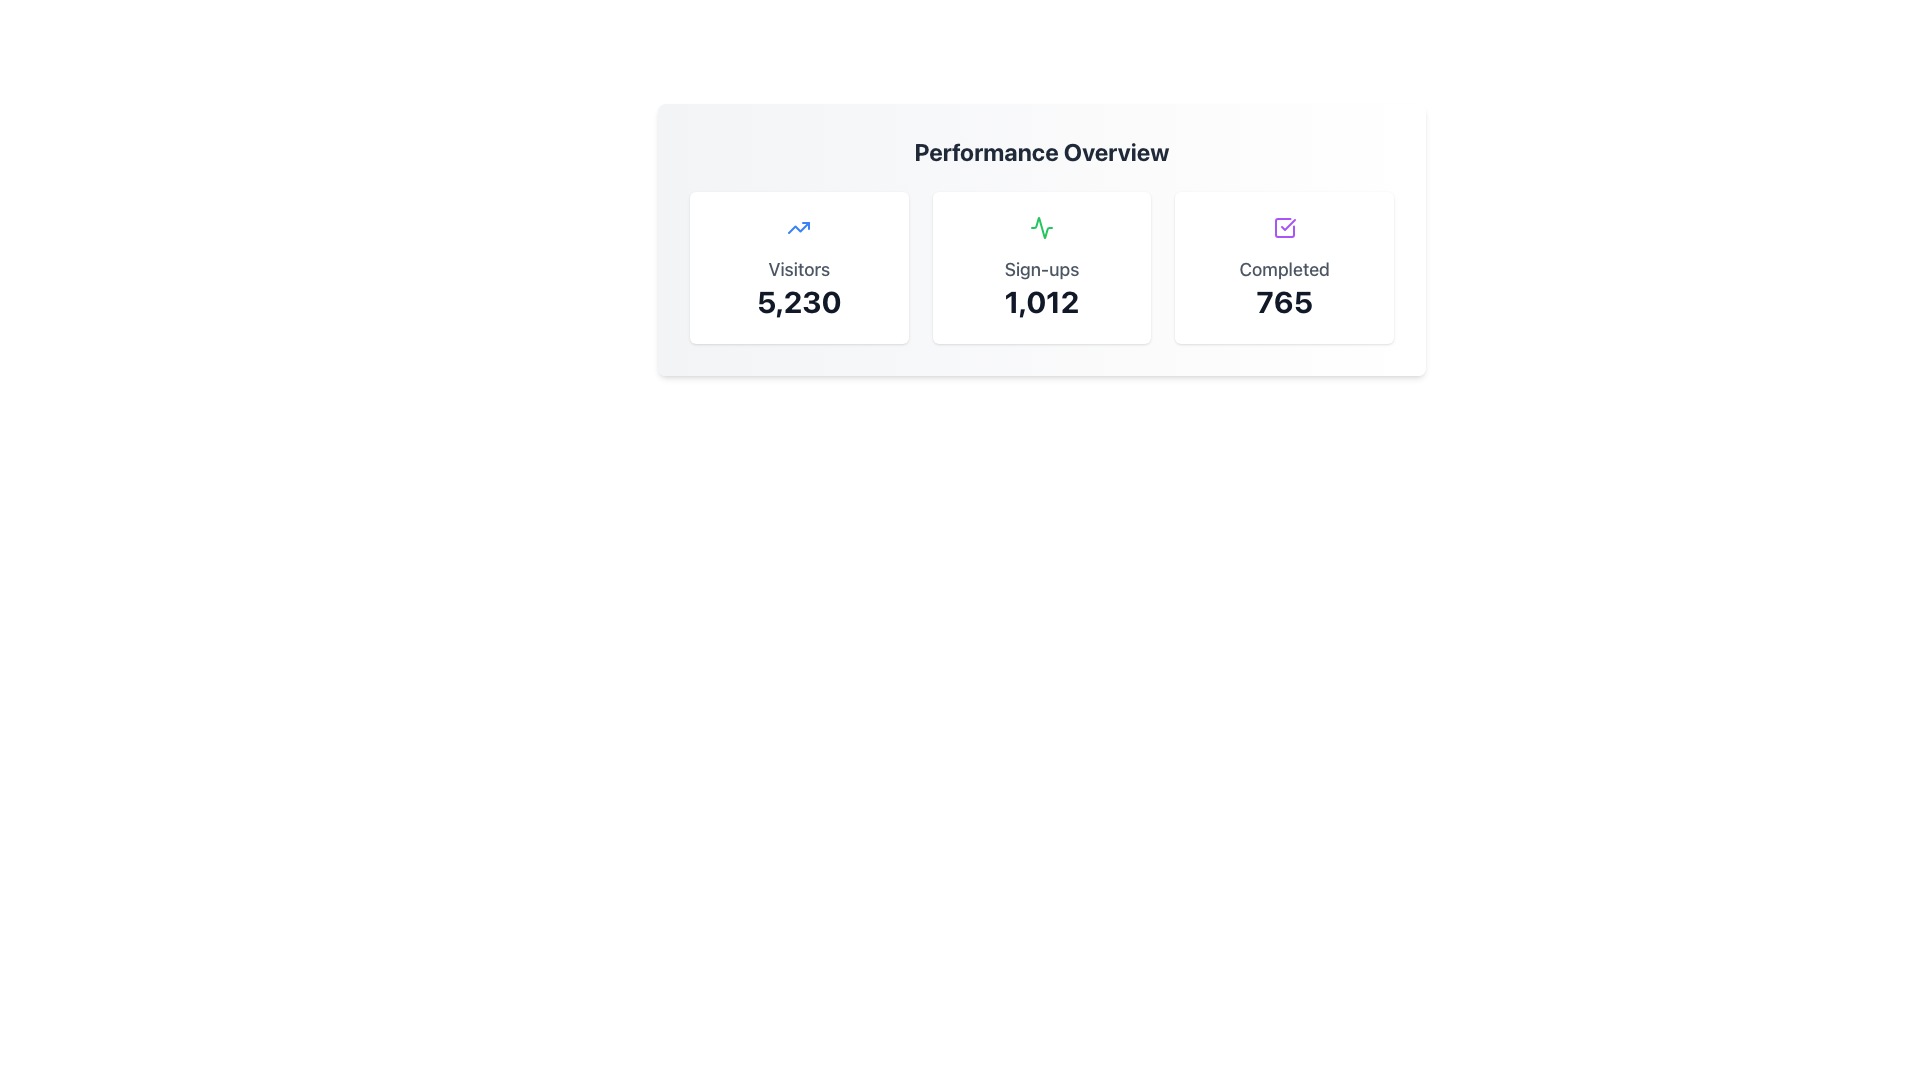 The width and height of the screenshot is (1920, 1080). What do you see at coordinates (1040, 226) in the screenshot?
I see `the graphical icon representing sign-ups in the performance overview, located at the top center of the 'Sign-ups' card above the numerical value '1,012'` at bounding box center [1040, 226].